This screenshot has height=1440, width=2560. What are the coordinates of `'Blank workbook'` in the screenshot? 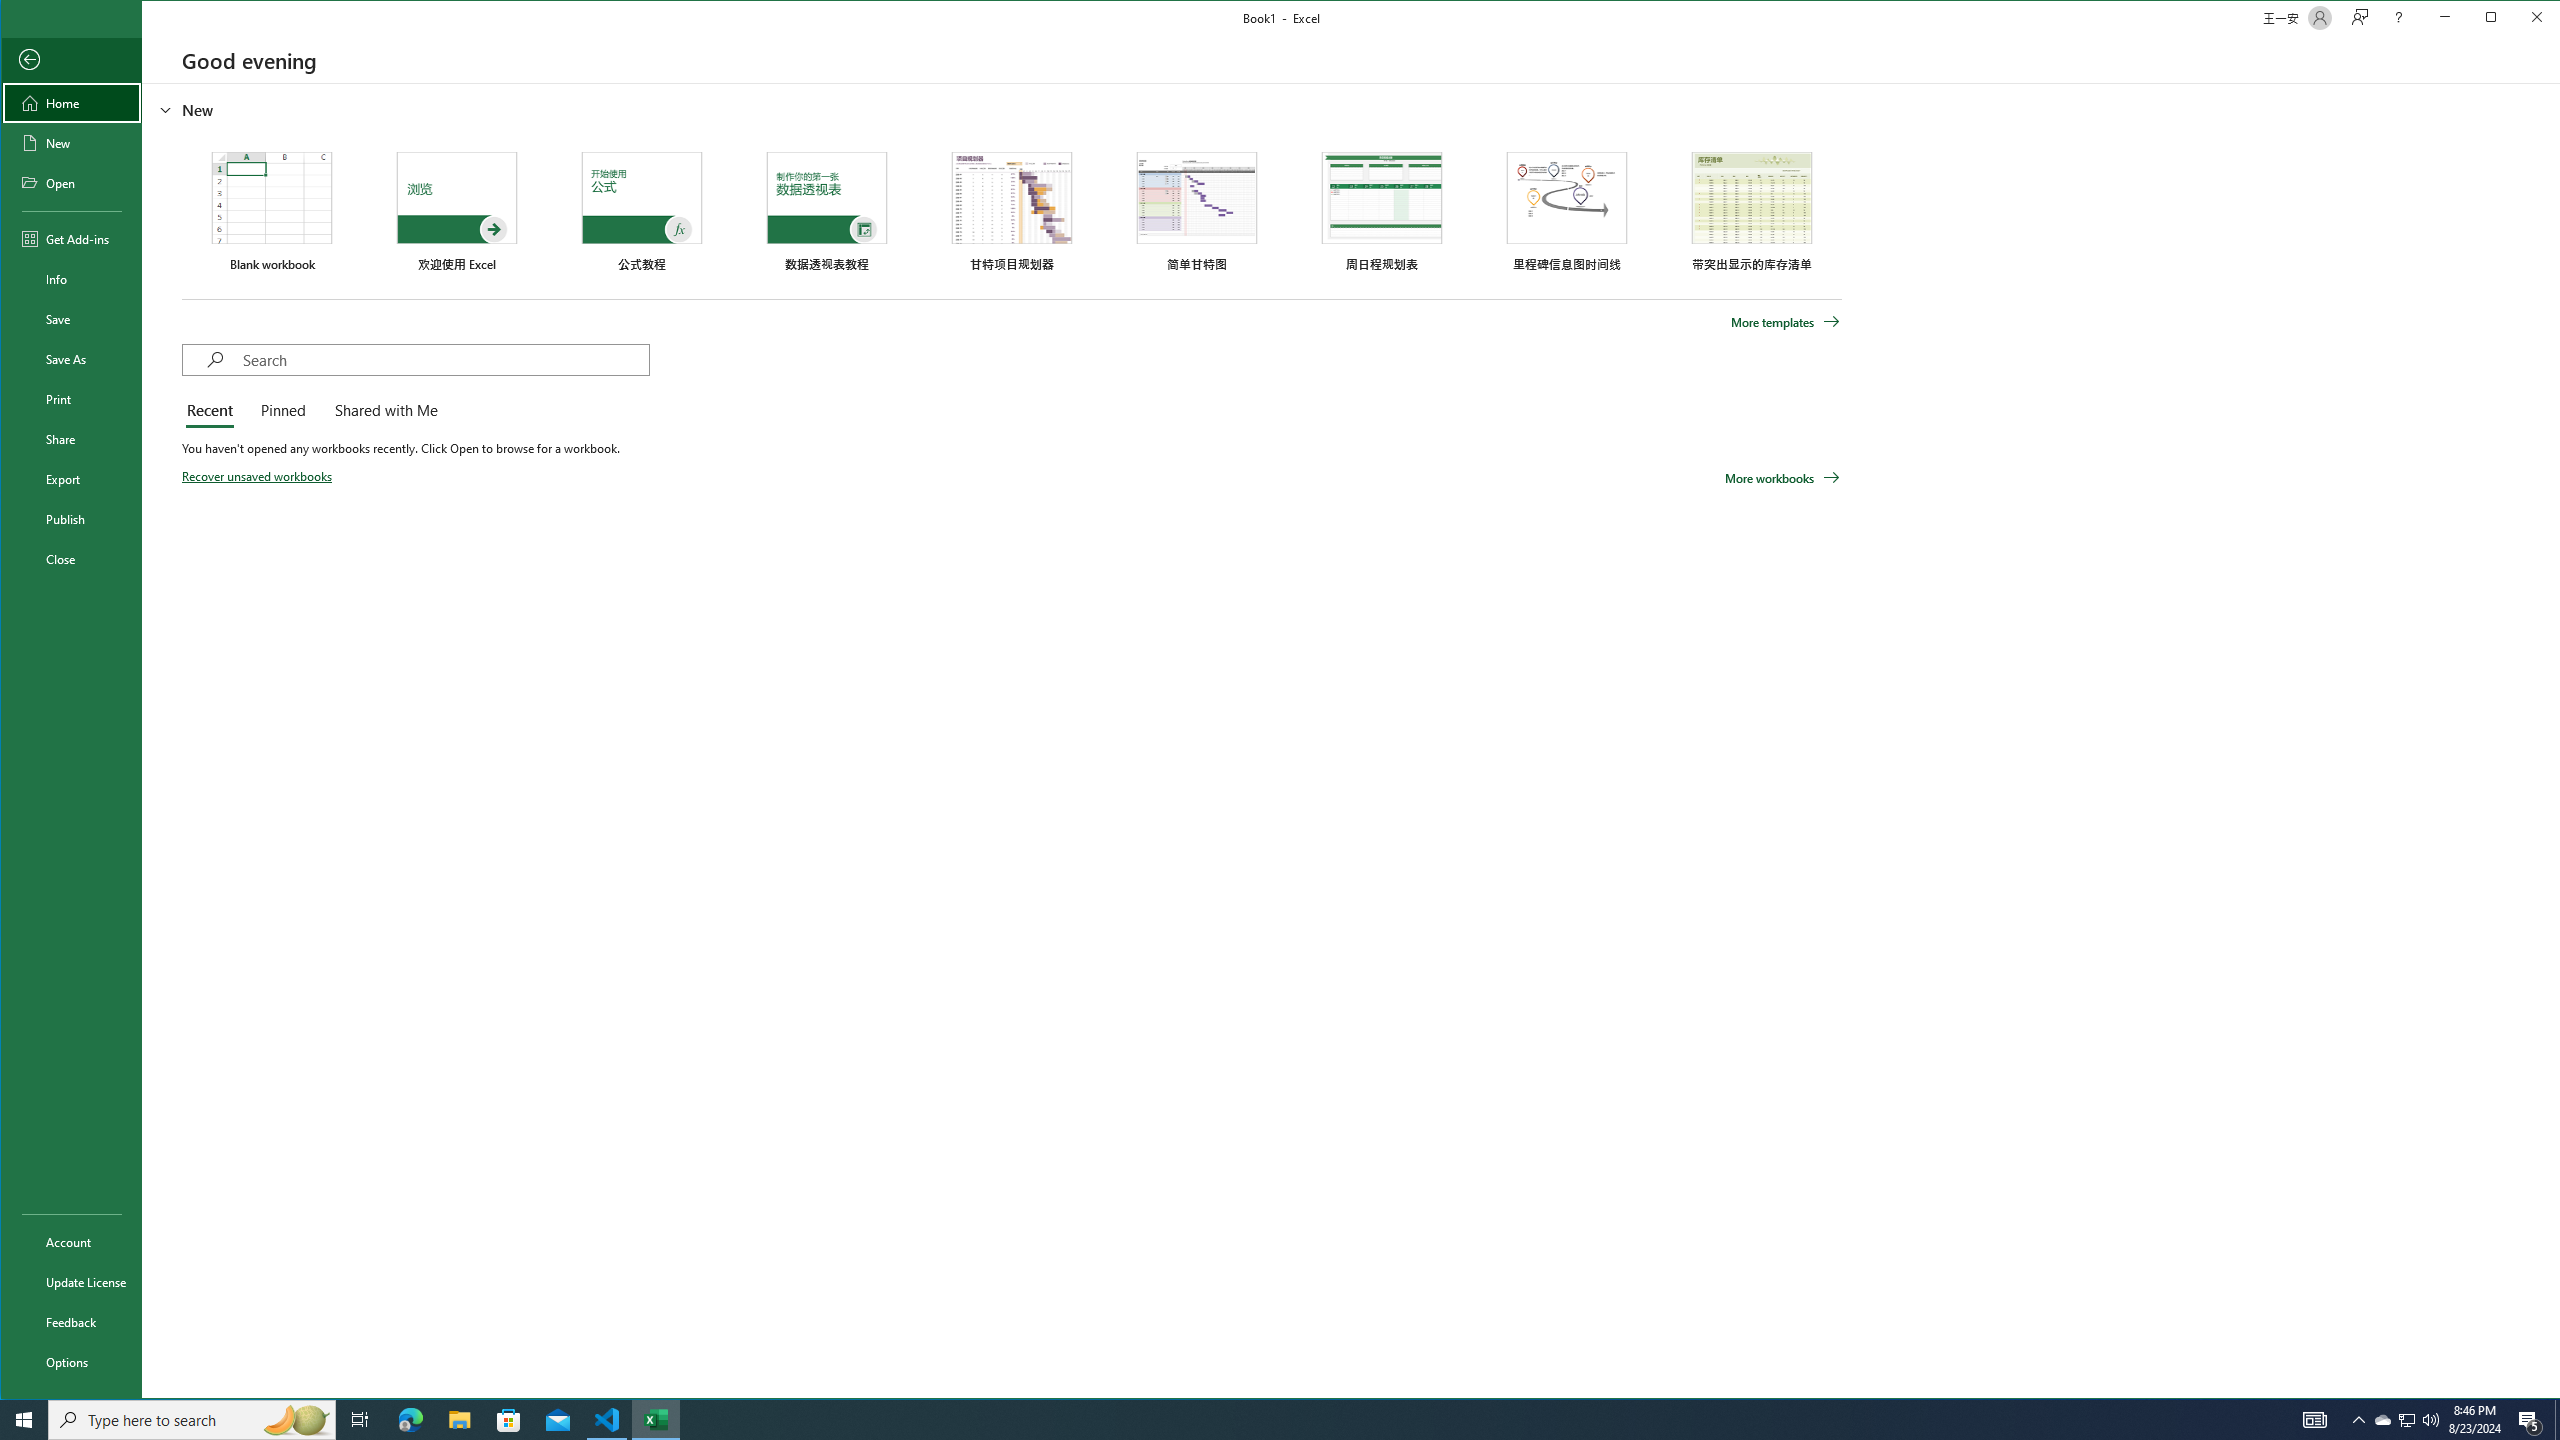 It's located at (270, 210).